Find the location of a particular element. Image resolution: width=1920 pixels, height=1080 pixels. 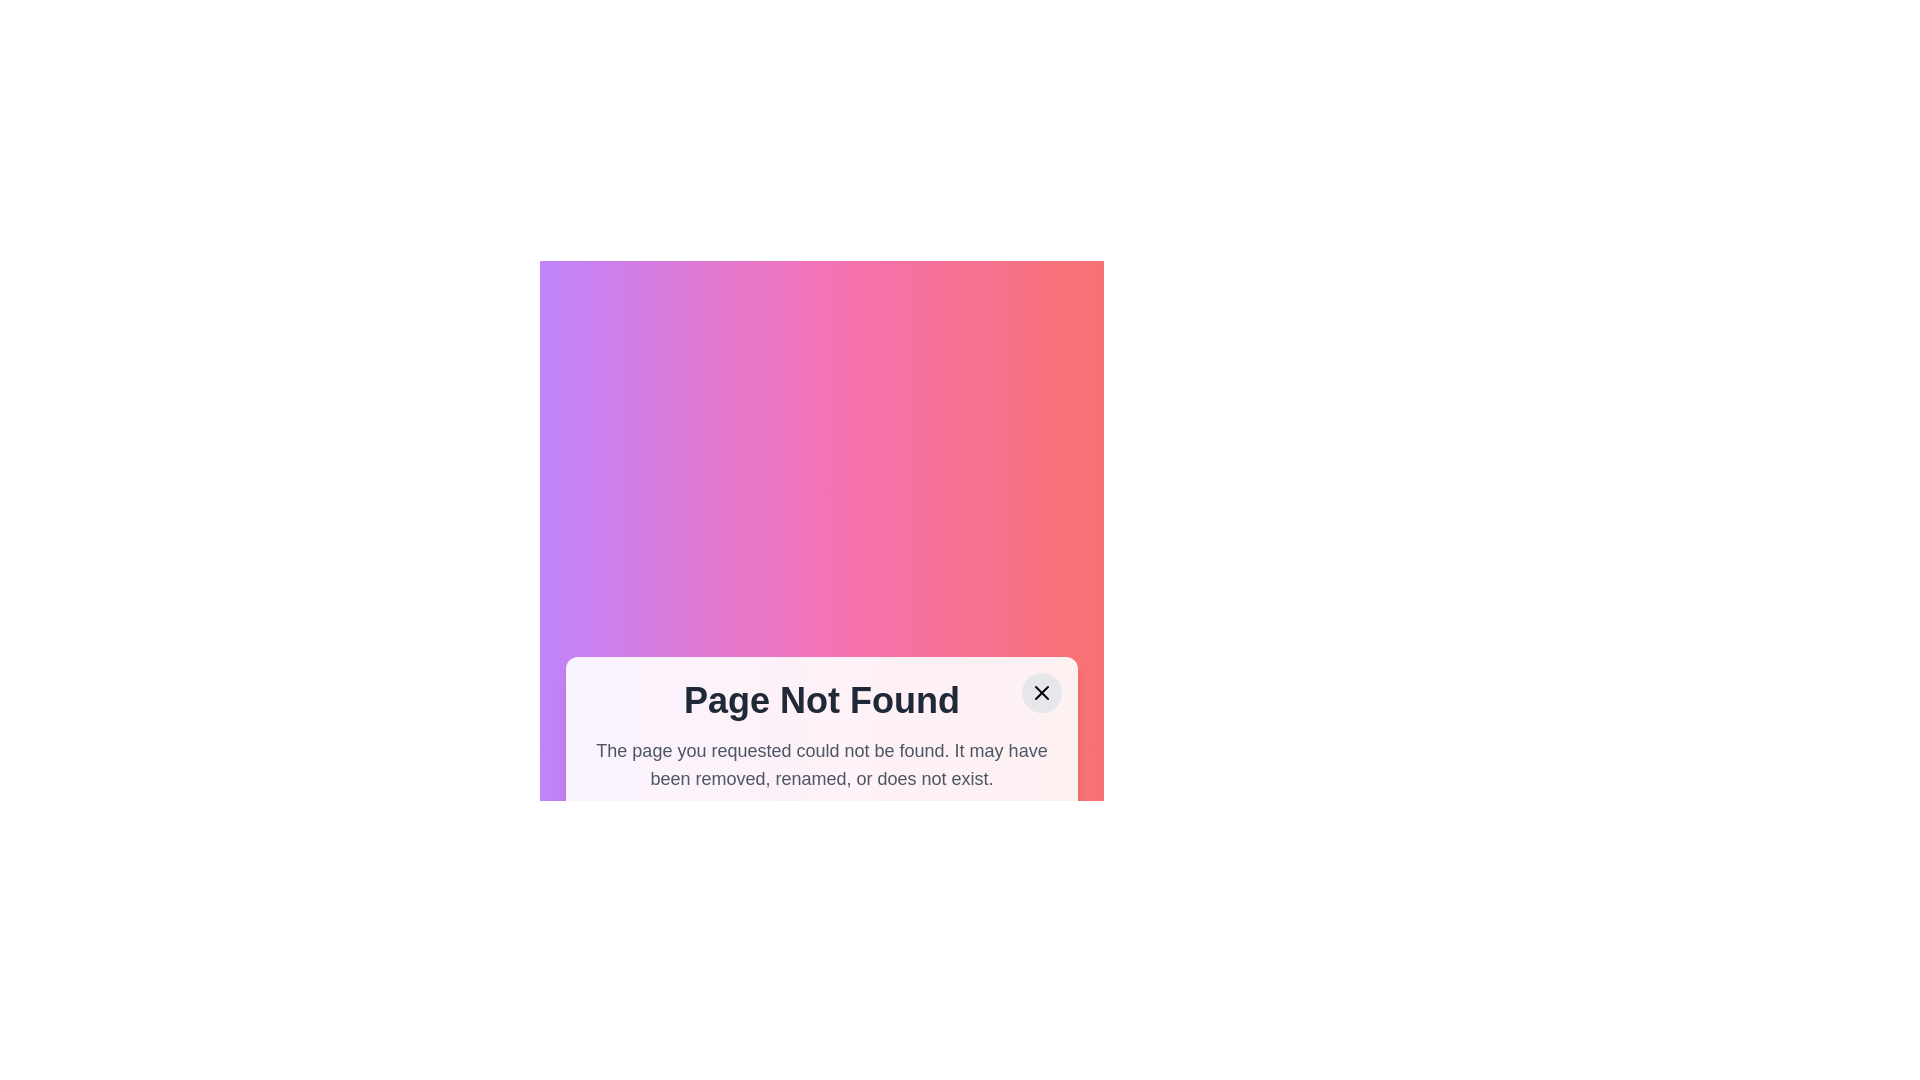

the close button located in the top-right corner of the 'Page Not Found' dialog box is located at coordinates (1040, 690).